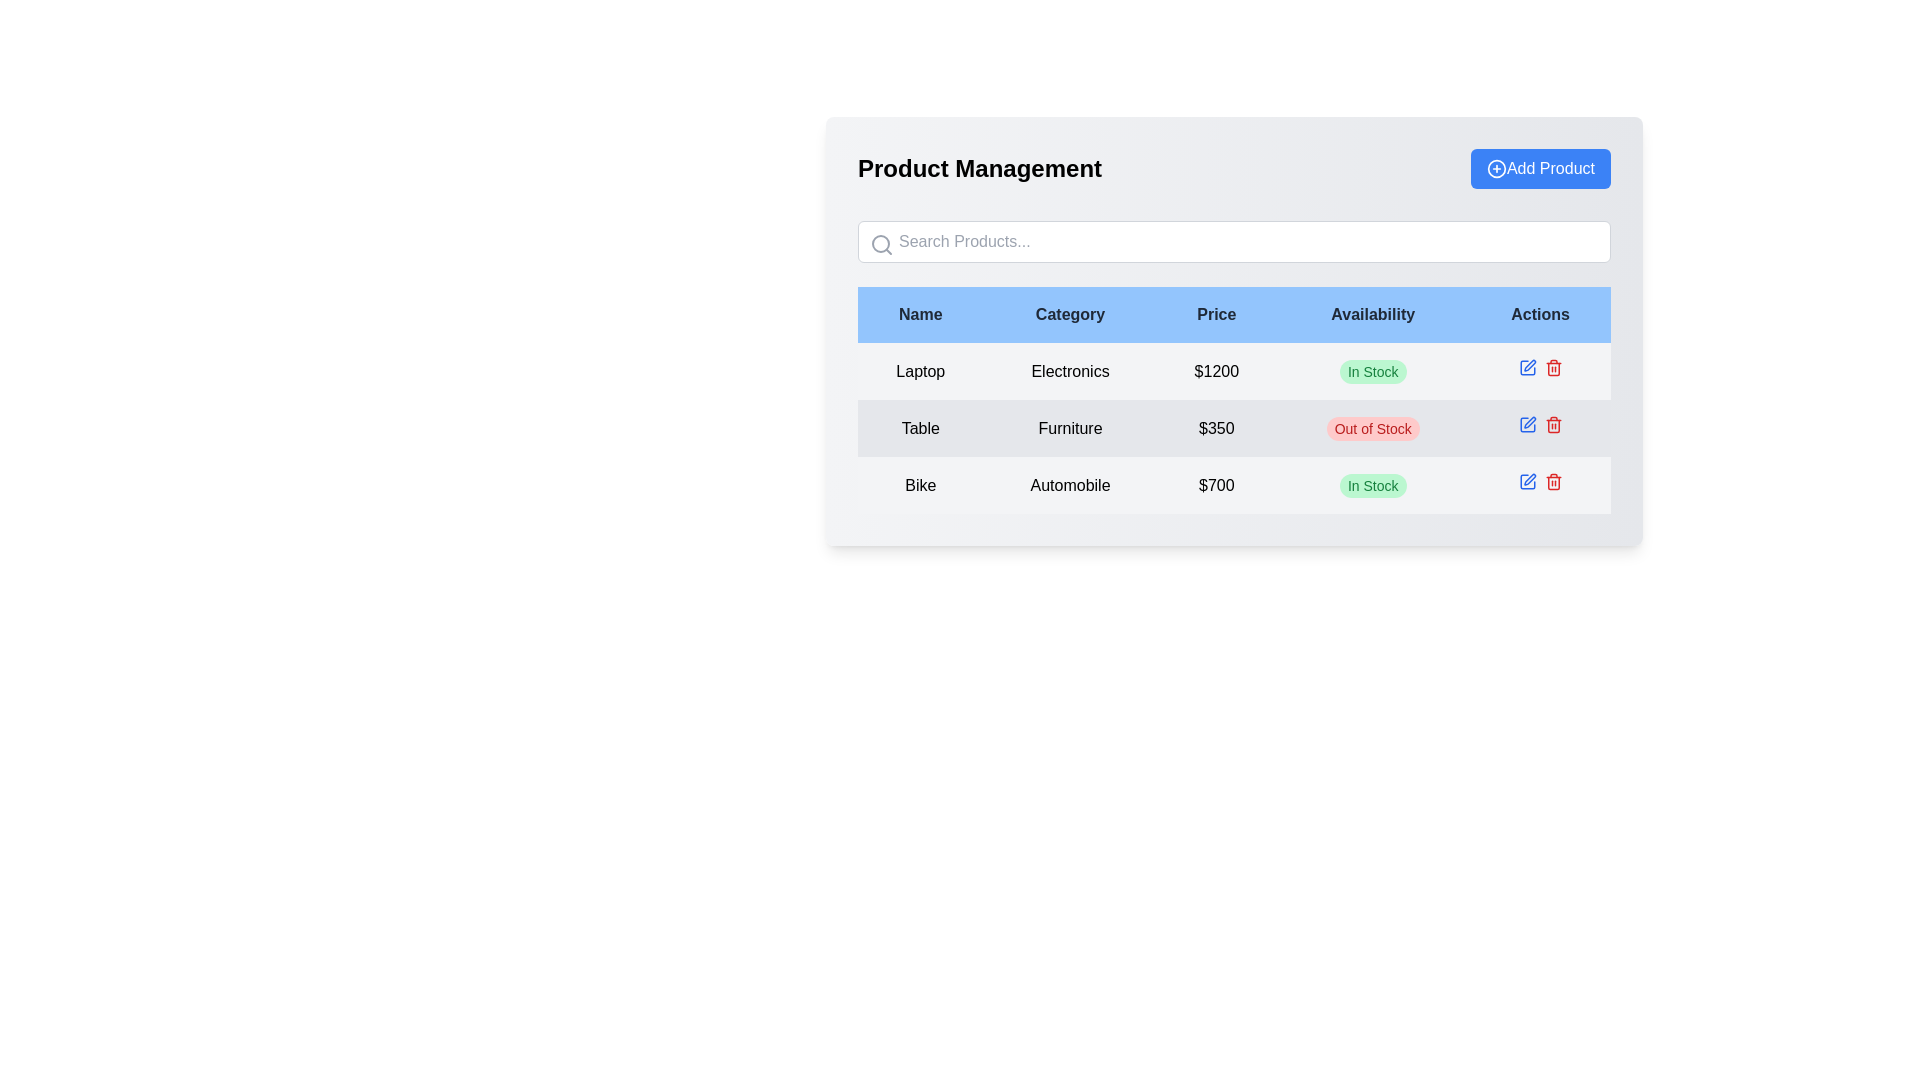 This screenshot has height=1080, width=1920. What do you see at coordinates (1215, 427) in the screenshot?
I see `the price label of the item 'Table' in the second row and third column of the table, which indicates the price for the furniture category` at bounding box center [1215, 427].